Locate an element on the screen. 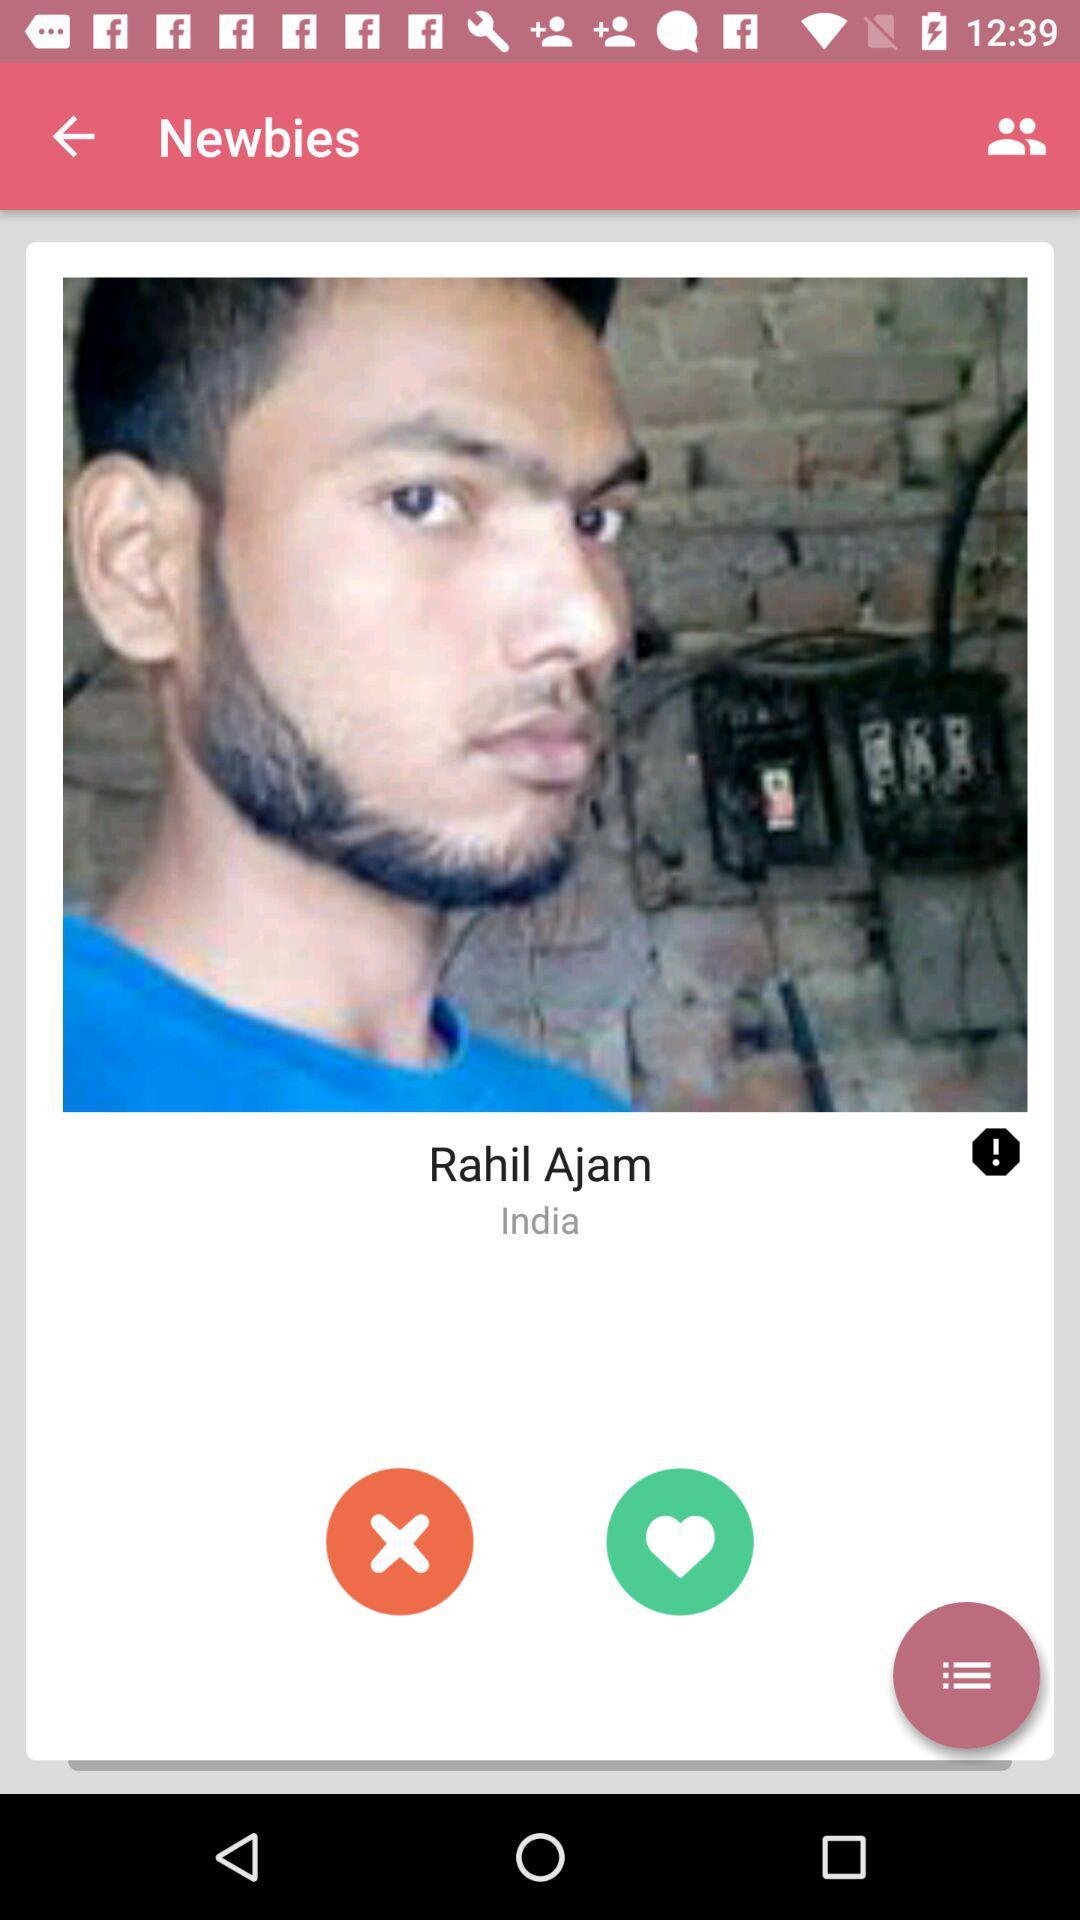 The width and height of the screenshot is (1080, 1920). reject is located at coordinates (400, 1540).